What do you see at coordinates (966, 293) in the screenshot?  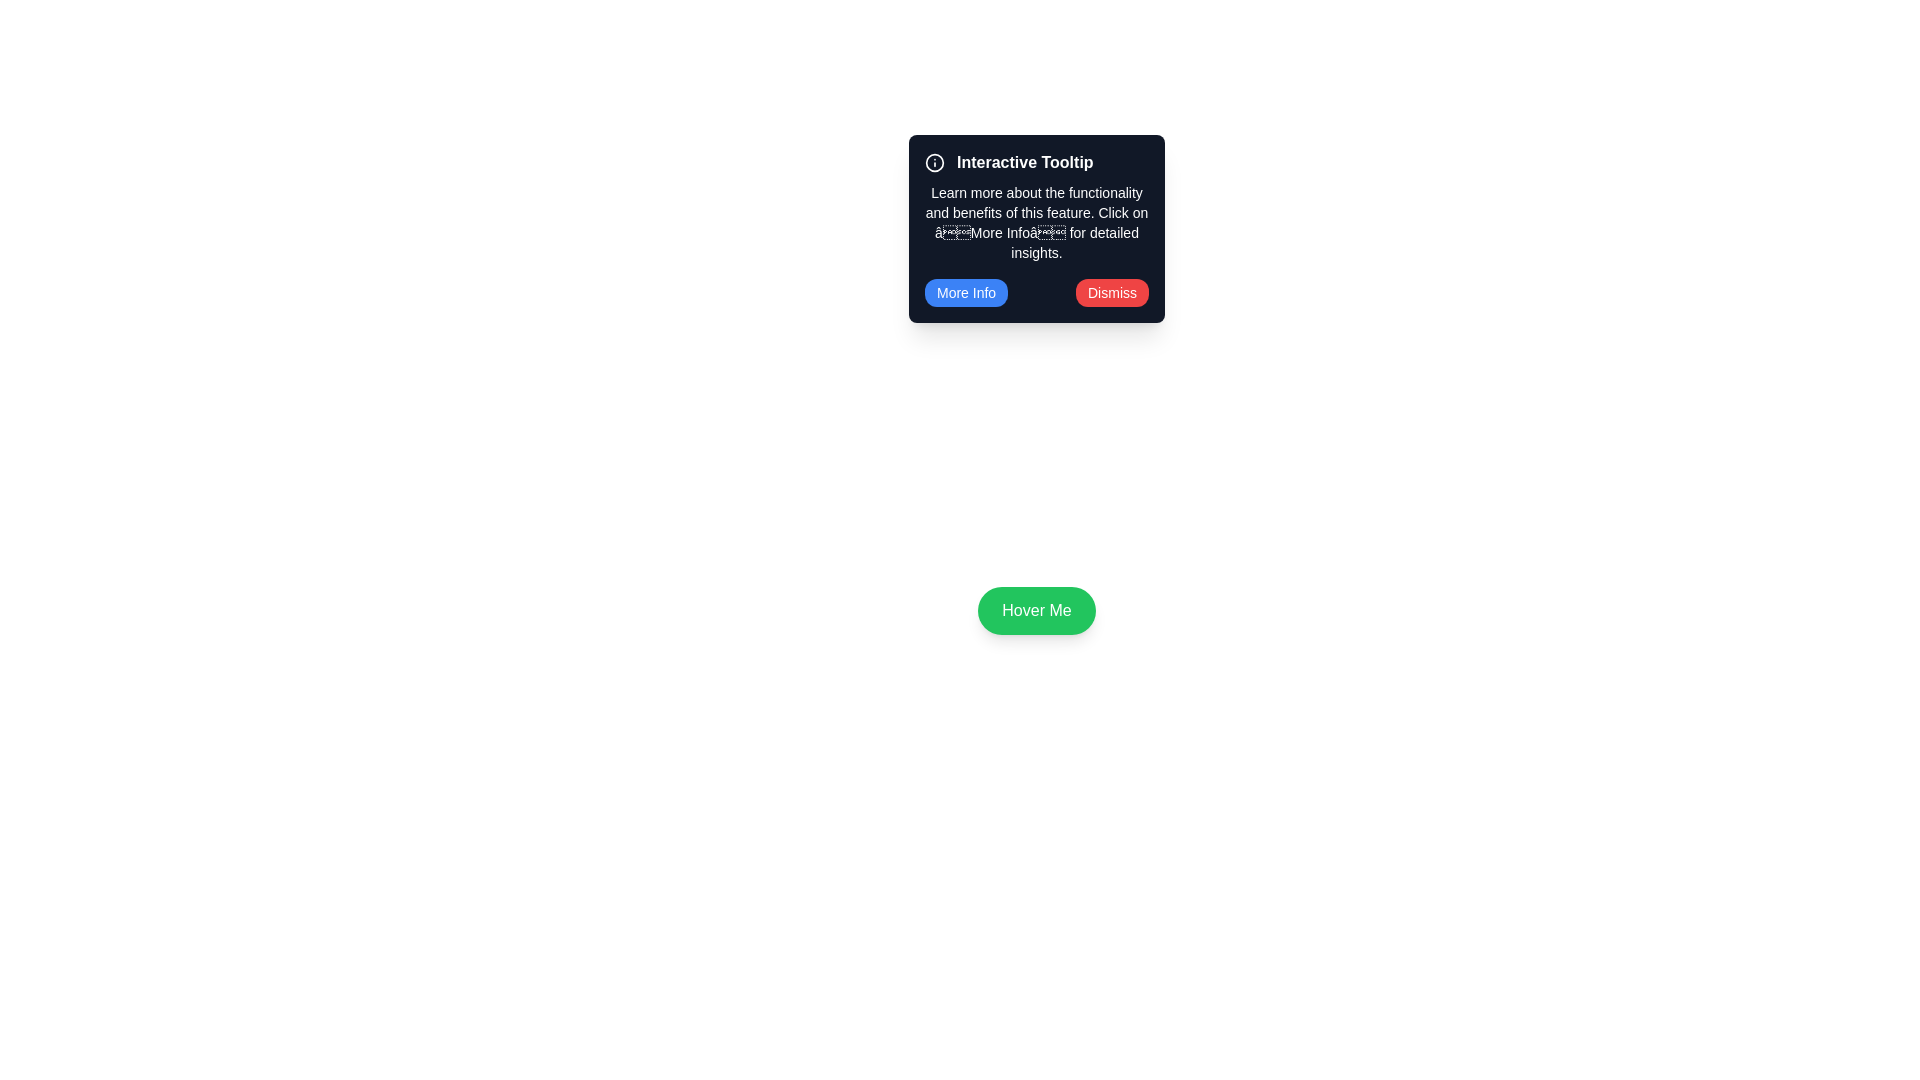 I see `the 'More Info' button, which is styled with rounded corners and a blue background` at bounding box center [966, 293].